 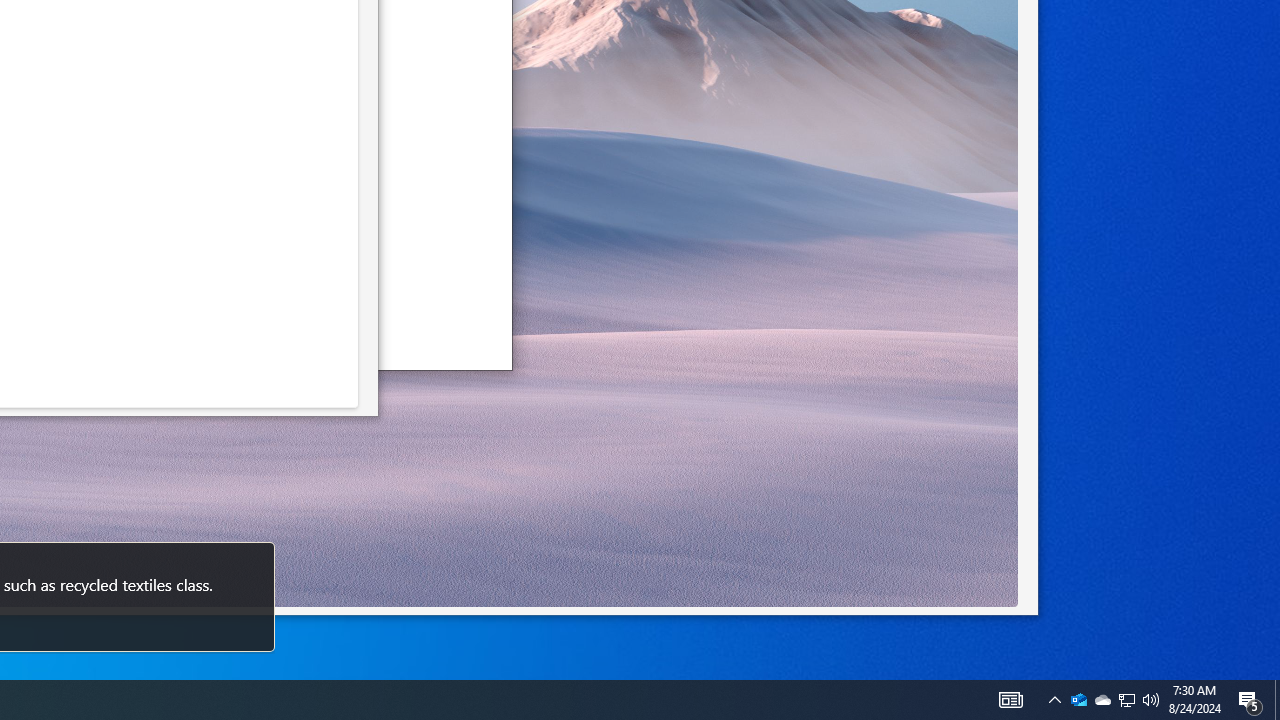 What do you see at coordinates (1127, 698) in the screenshot?
I see `'Q2790: 100%'` at bounding box center [1127, 698].